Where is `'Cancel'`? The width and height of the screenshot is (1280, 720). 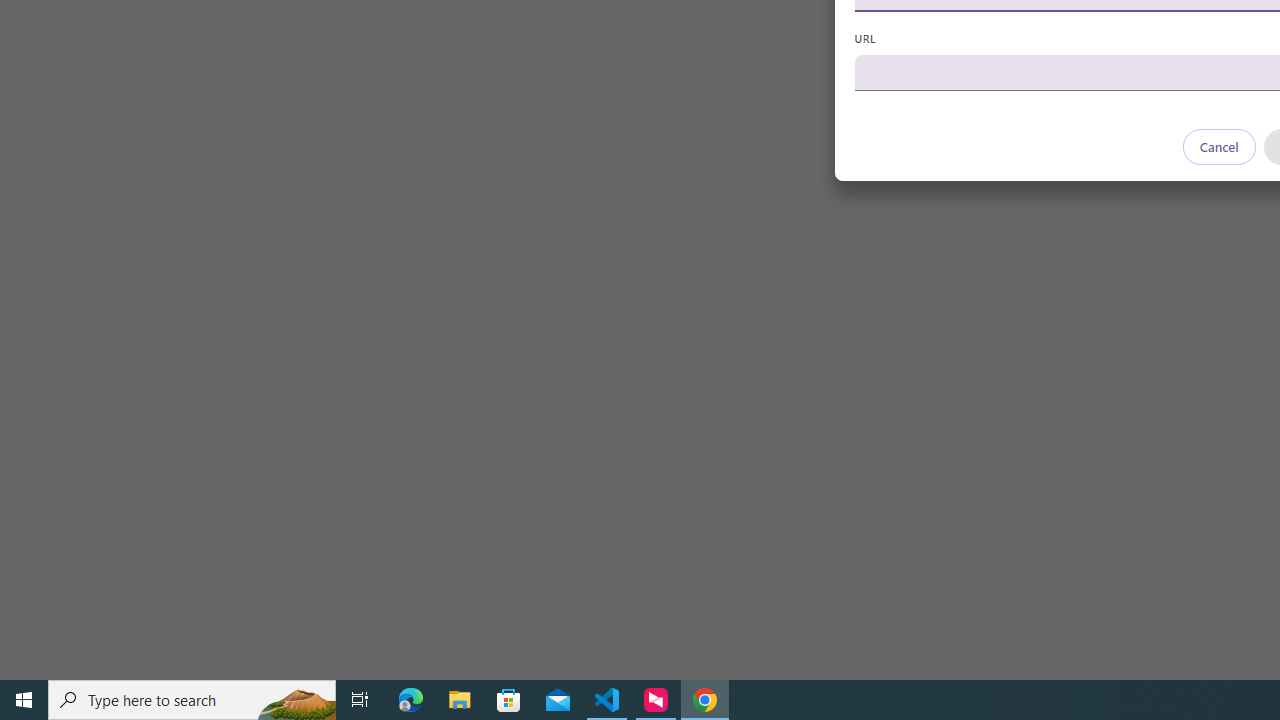 'Cancel' is located at coordinates (1217, 145).